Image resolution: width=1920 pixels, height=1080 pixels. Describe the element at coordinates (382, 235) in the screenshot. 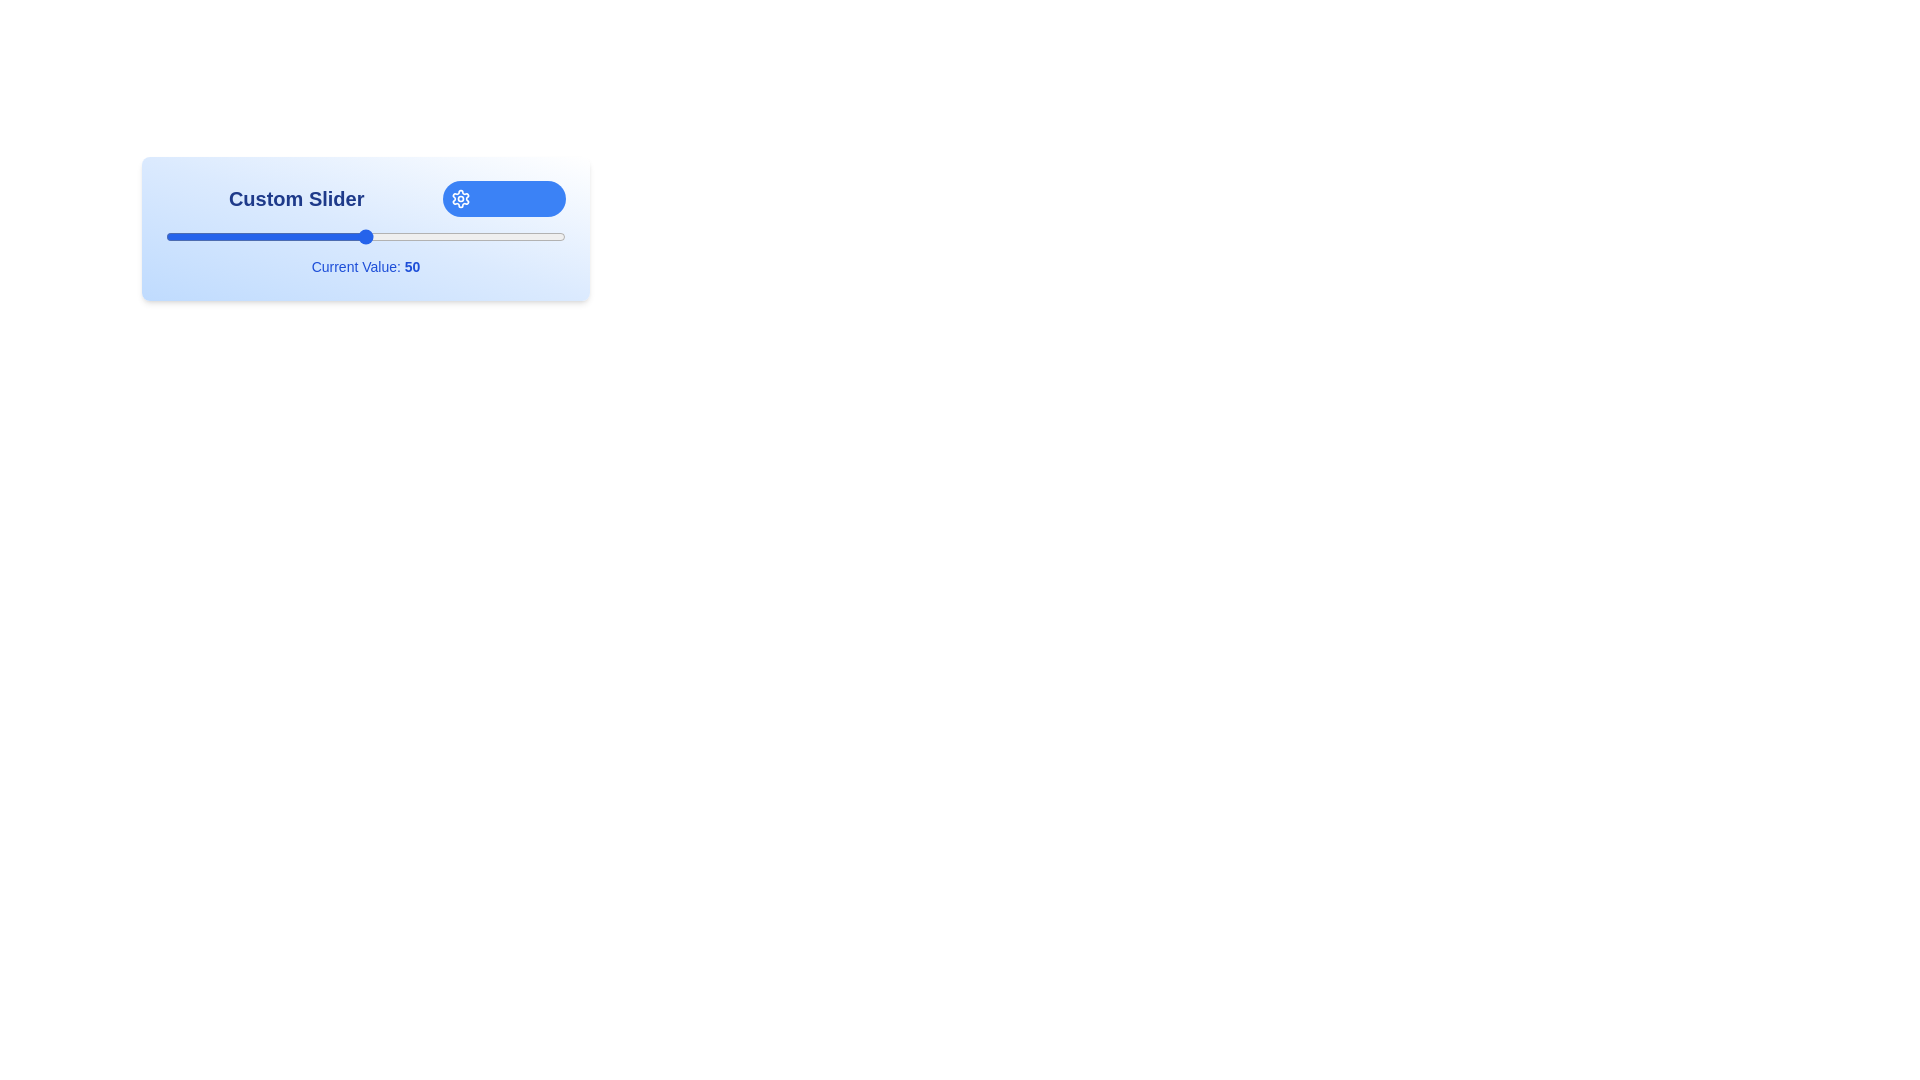

I see `the slider's value` at that location.